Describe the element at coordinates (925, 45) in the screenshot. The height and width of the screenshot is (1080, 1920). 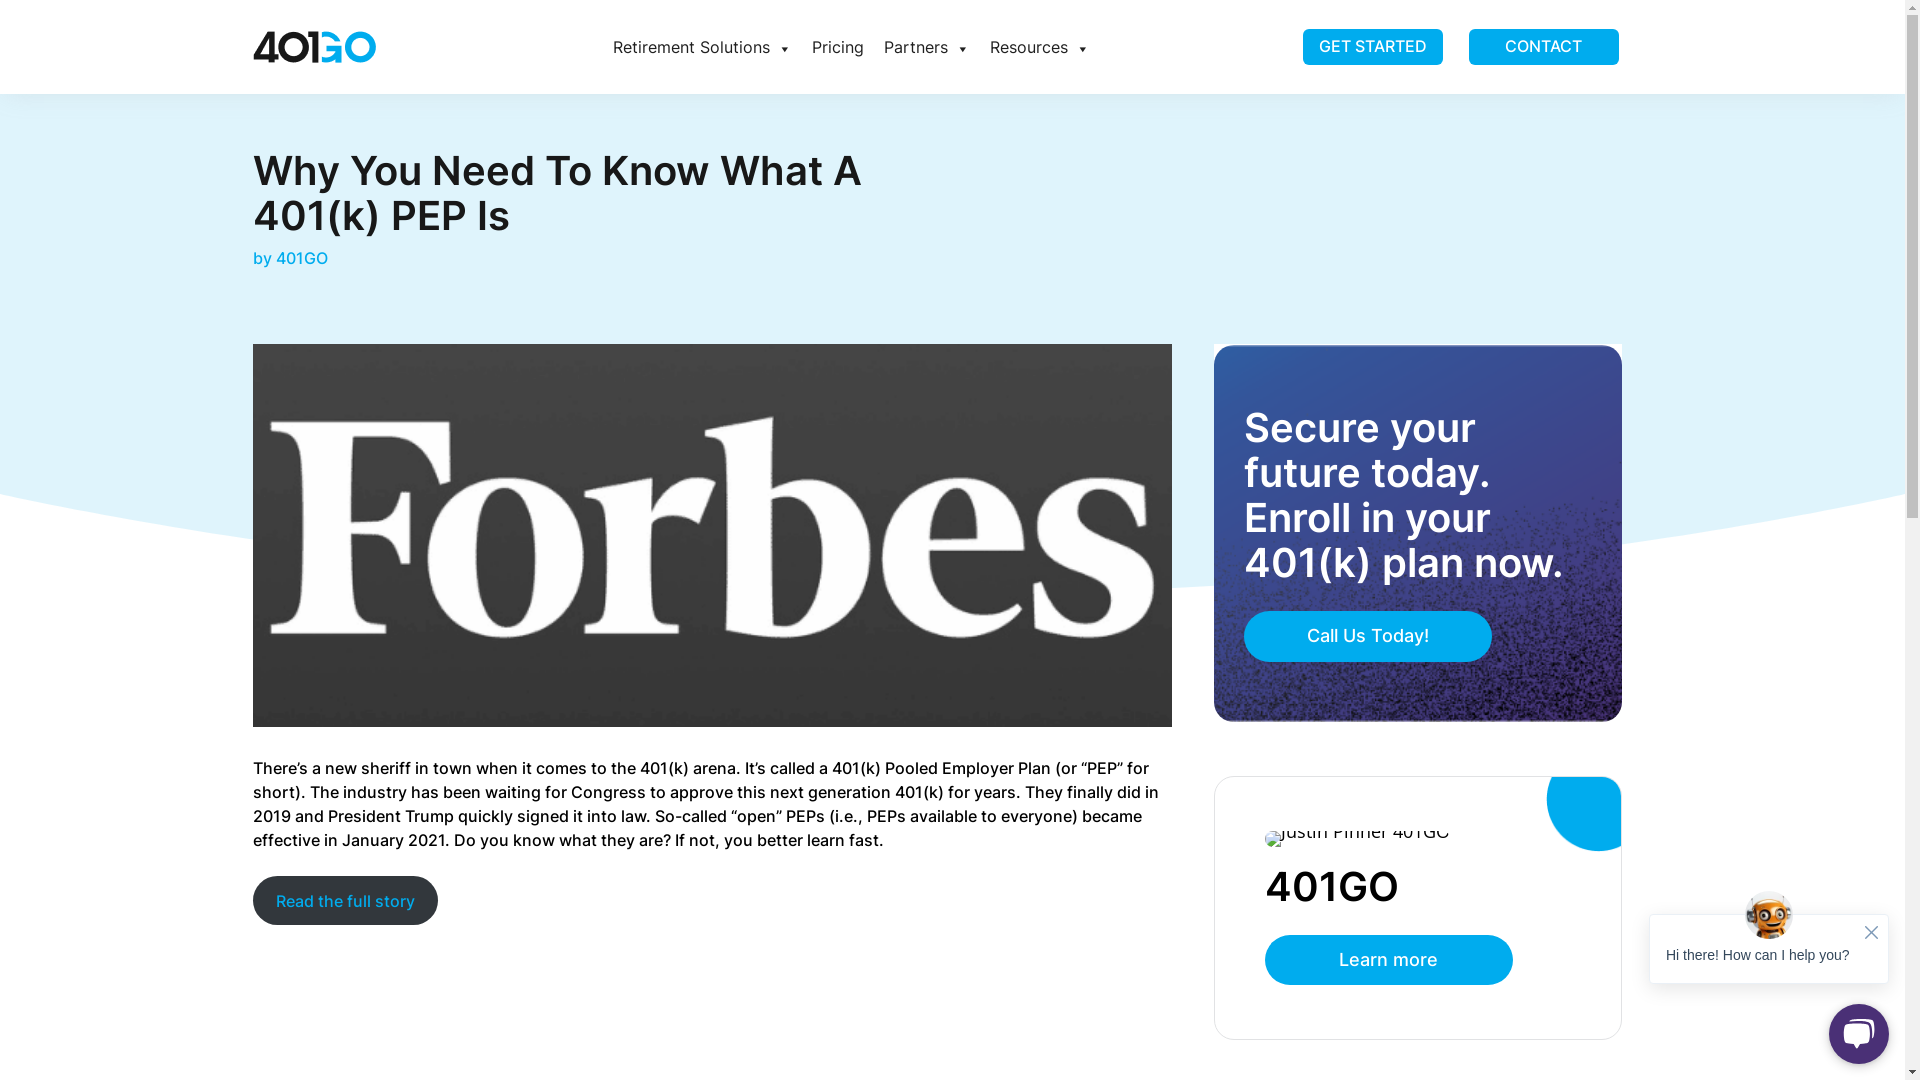
I see `'Partners'` at that location.